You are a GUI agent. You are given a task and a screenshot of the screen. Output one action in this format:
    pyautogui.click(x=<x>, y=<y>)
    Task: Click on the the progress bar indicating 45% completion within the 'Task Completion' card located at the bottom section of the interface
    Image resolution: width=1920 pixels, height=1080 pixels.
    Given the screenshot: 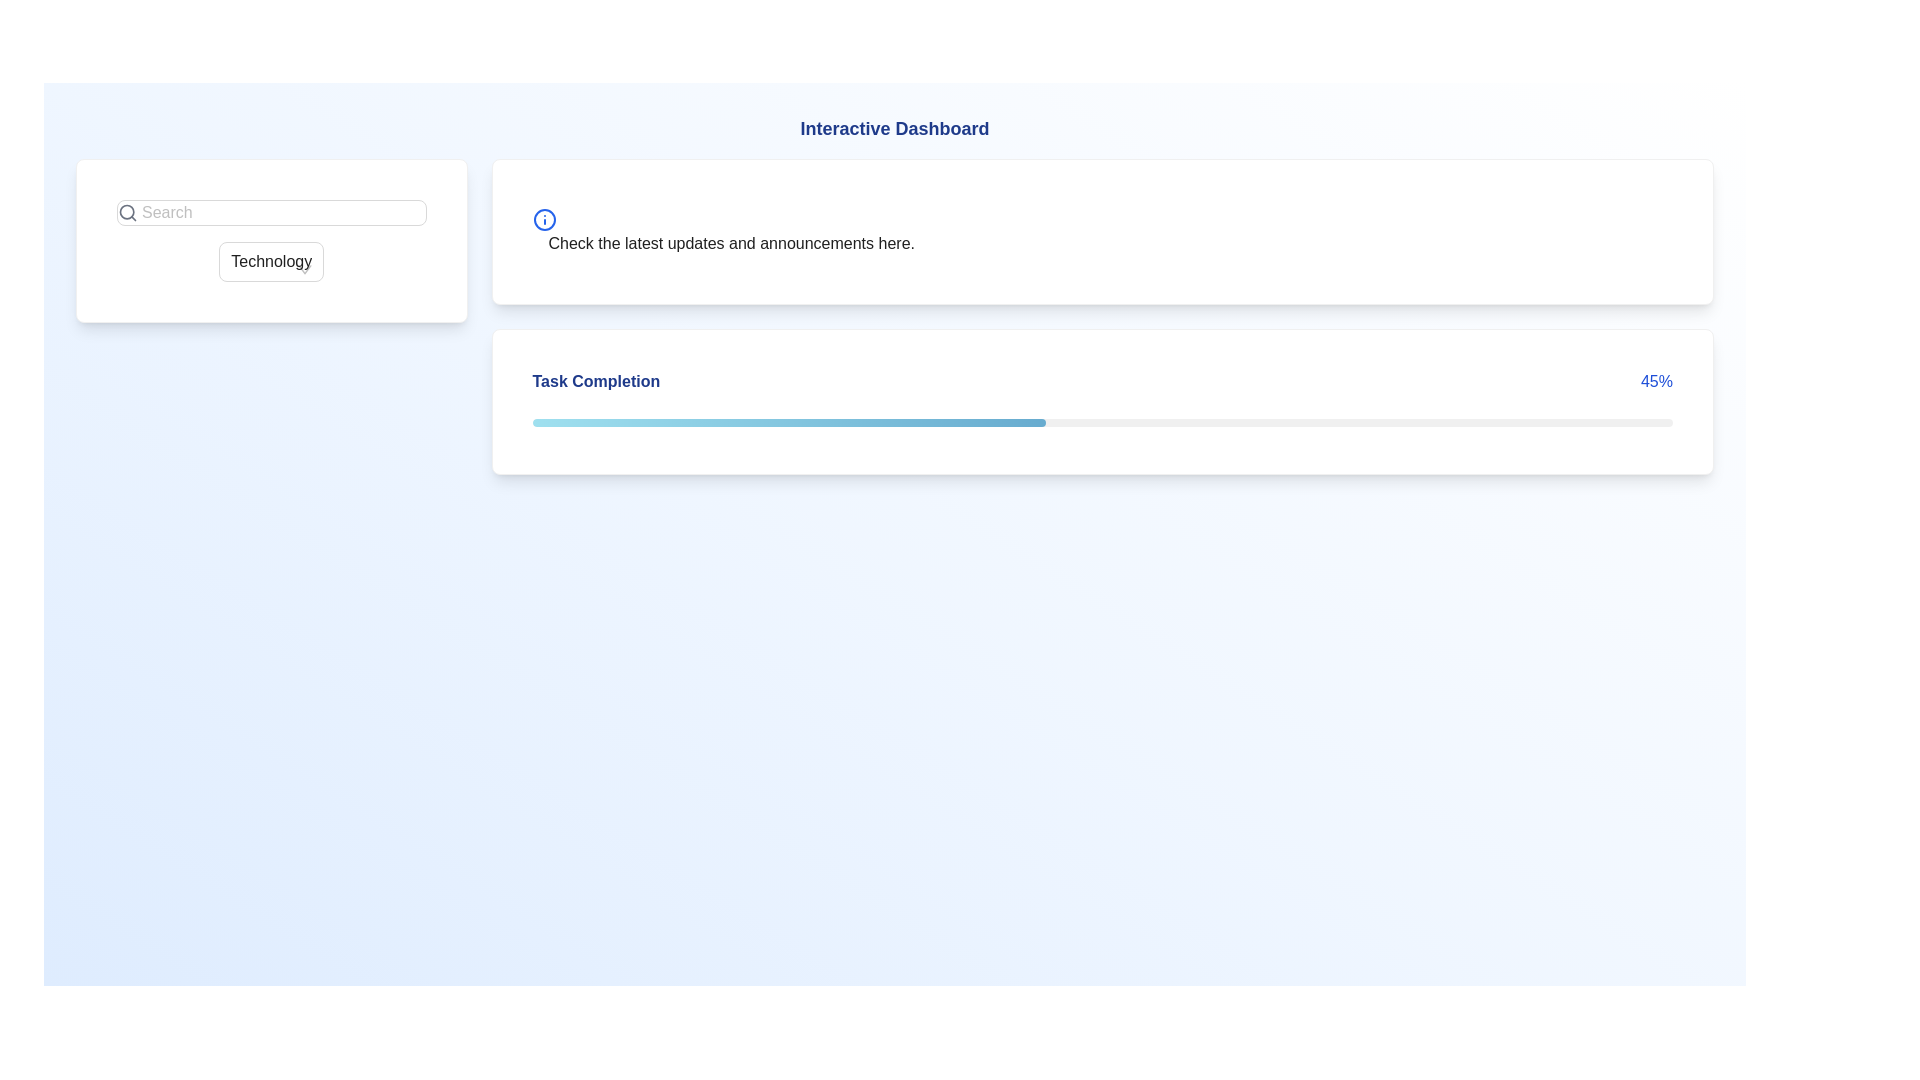 What is the action you would take?
    pyautogui.click(x=1101, y=422)
    